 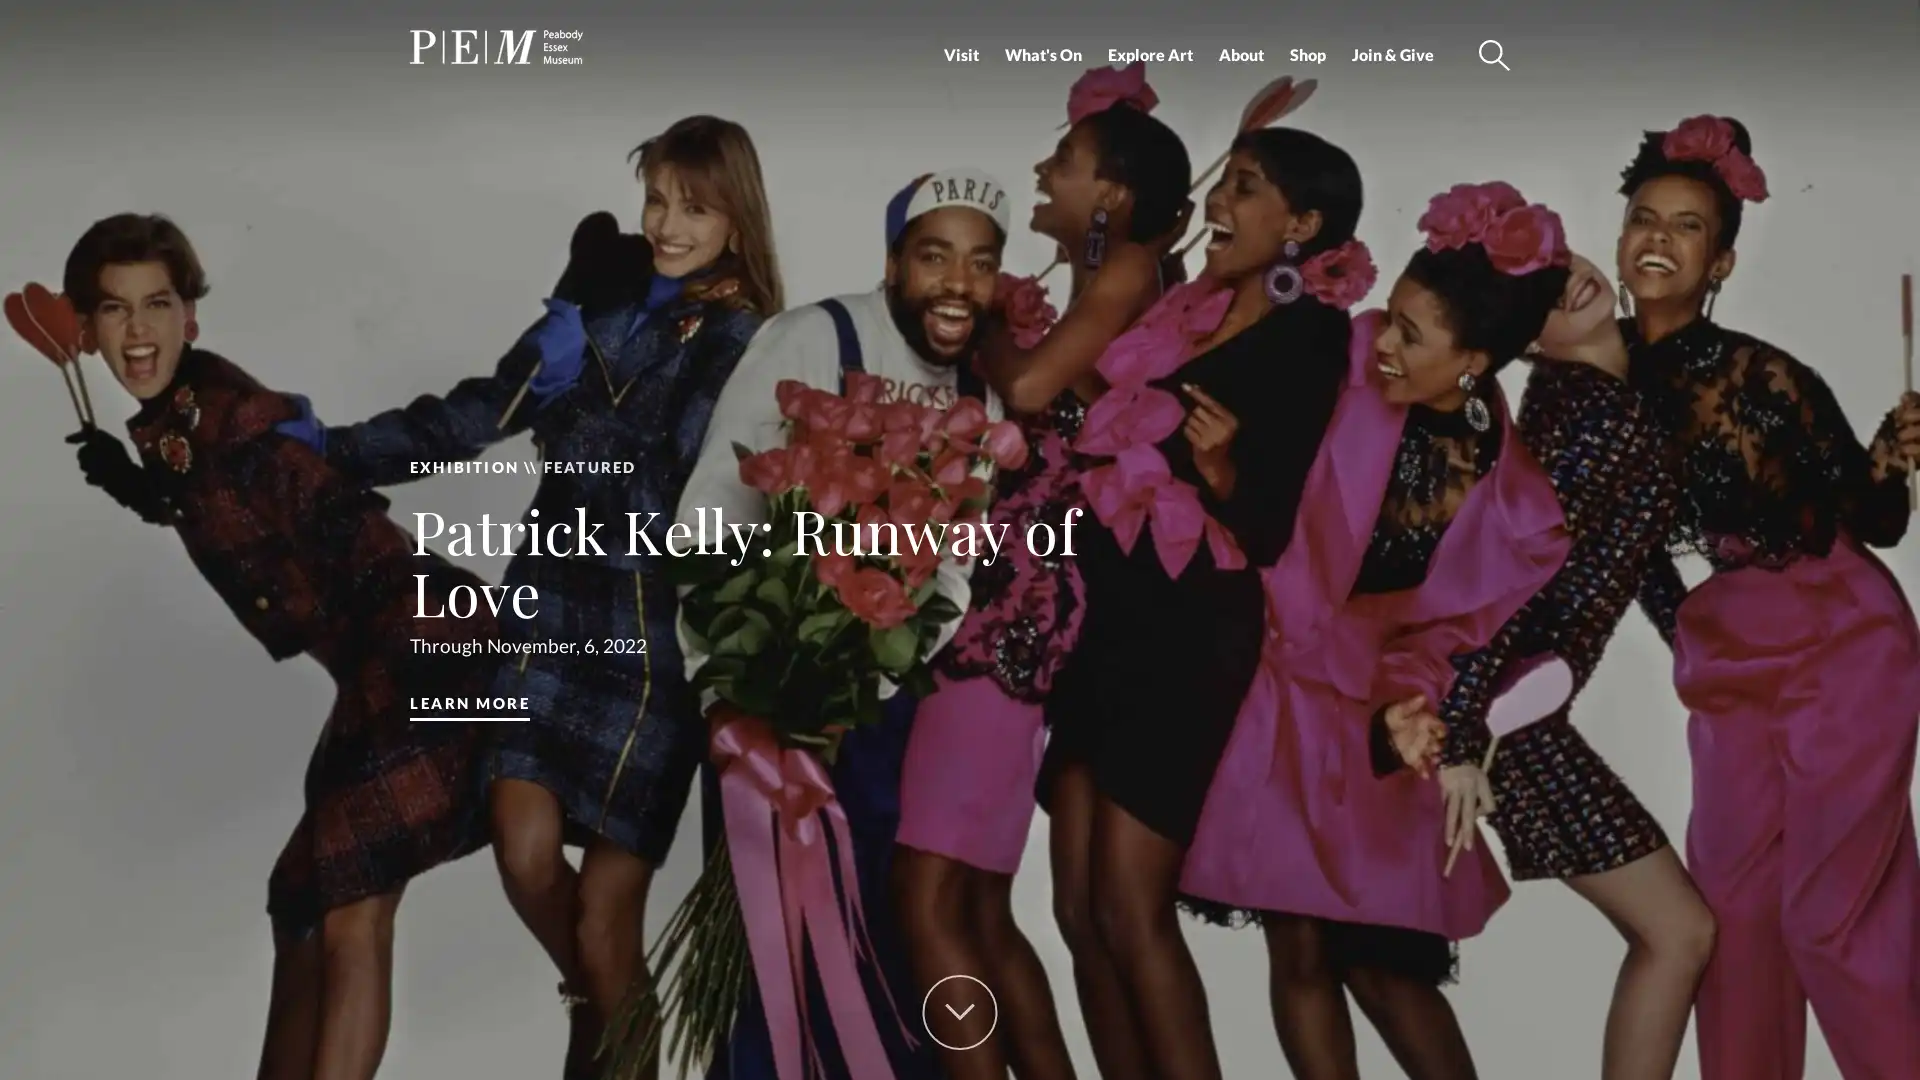 What do you see at coordinates (958, 1012) in the screenshot?
I see `Scroll Down` at bounding box center [958, 1012].